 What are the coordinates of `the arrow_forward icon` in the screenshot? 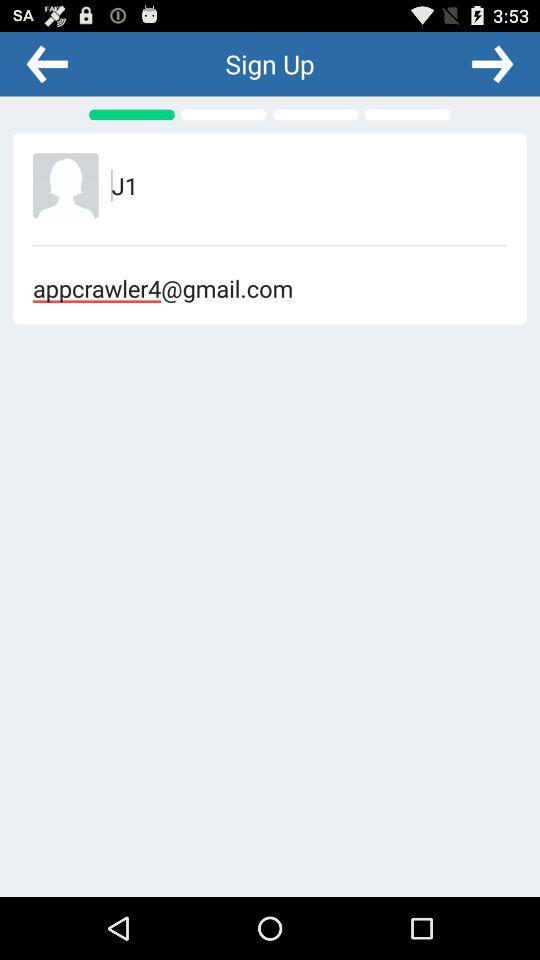 It's located at (491, 68).